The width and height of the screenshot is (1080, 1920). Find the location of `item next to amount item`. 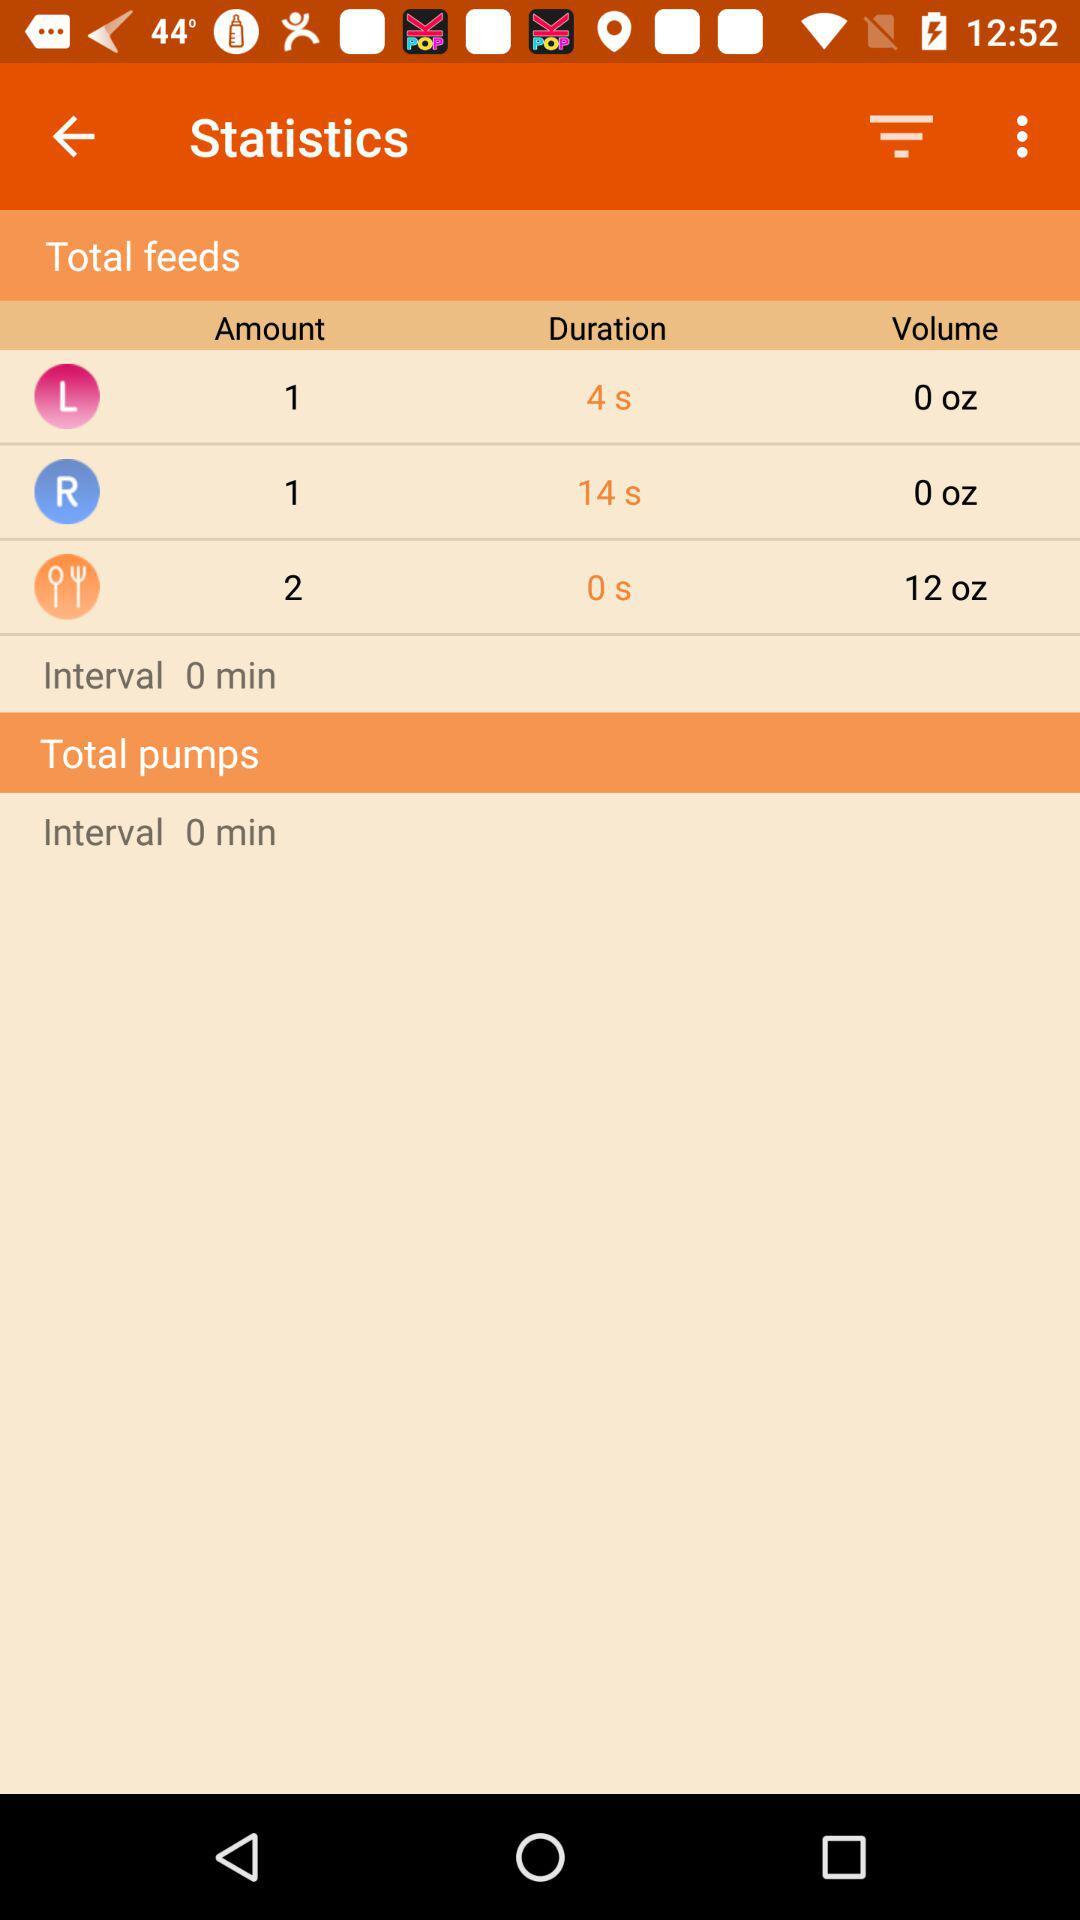

item next to amount item is located at coordinates (608, 396).